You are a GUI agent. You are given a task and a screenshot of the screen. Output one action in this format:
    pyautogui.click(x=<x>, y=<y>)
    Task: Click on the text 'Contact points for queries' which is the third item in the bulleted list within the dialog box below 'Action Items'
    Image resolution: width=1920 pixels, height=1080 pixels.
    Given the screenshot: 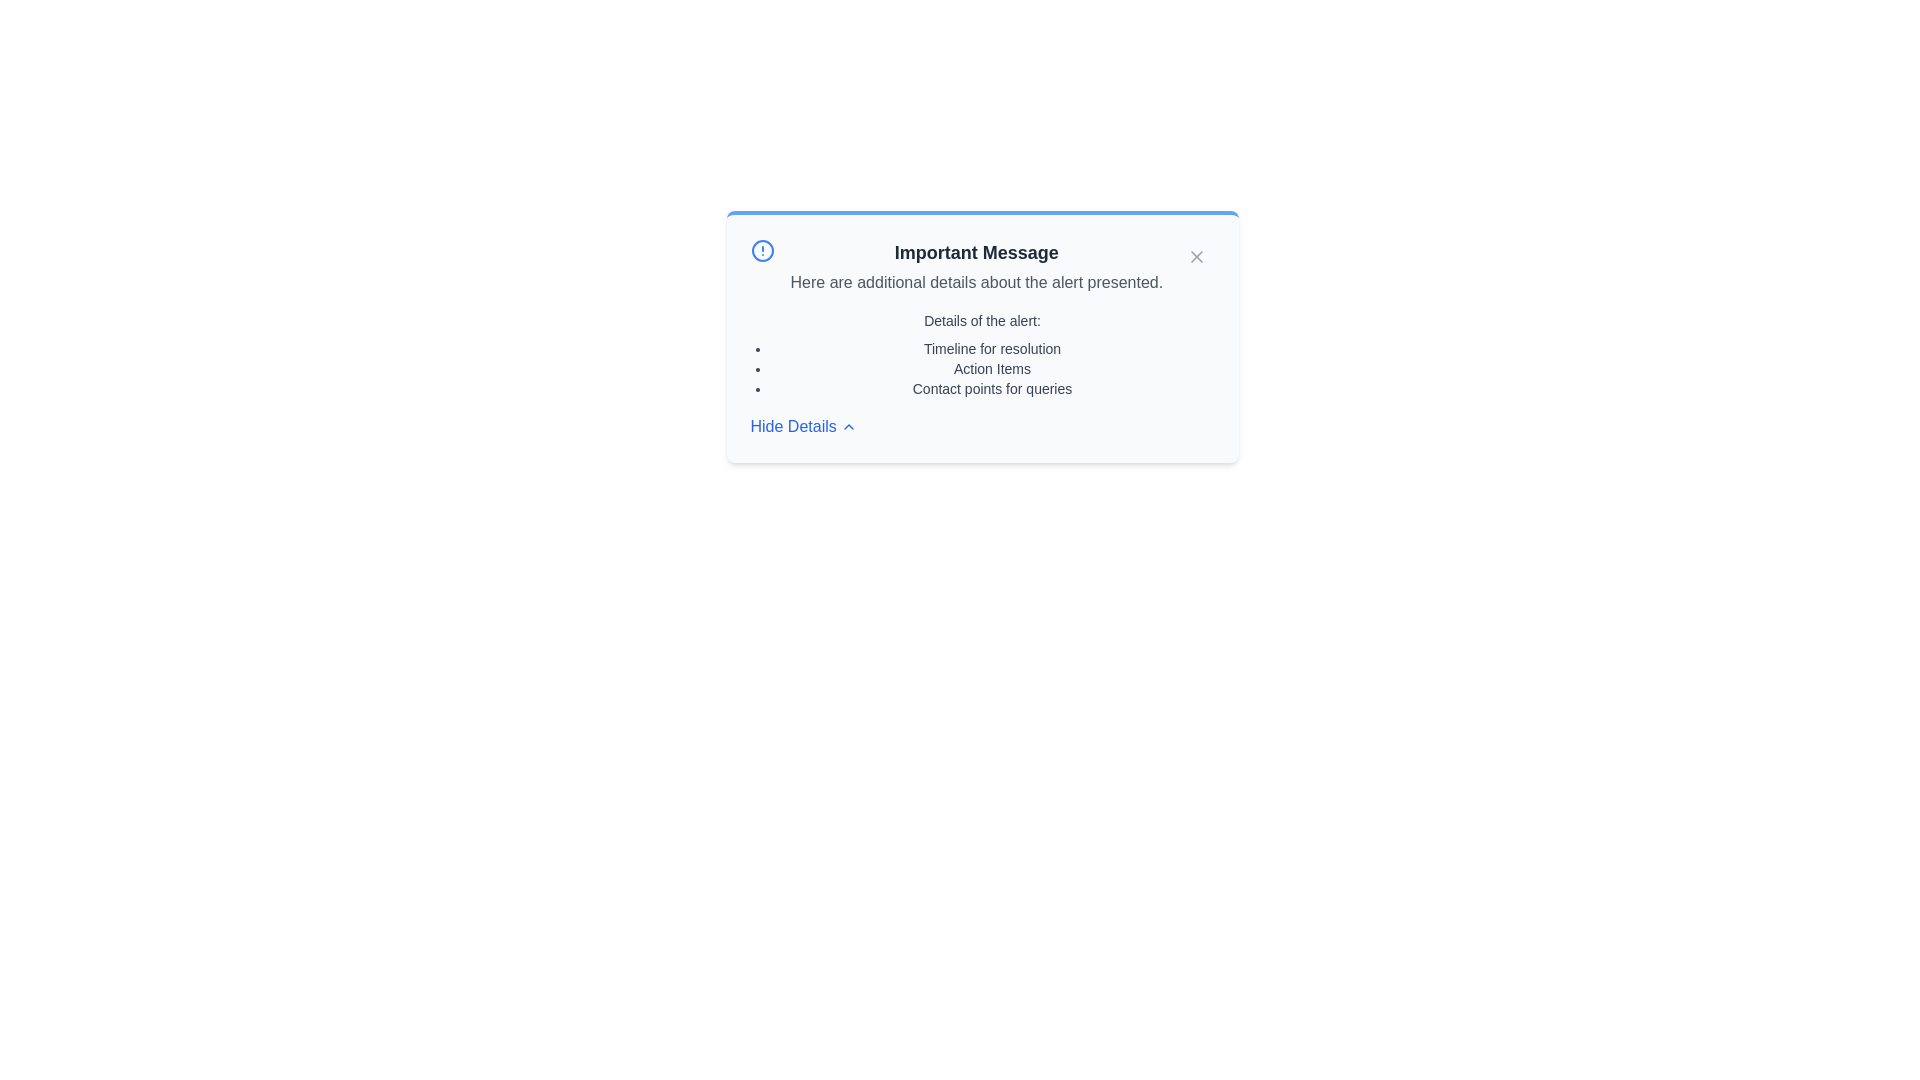 What is the action you would take?
    pyautogui.click(x=992, y=389)
    